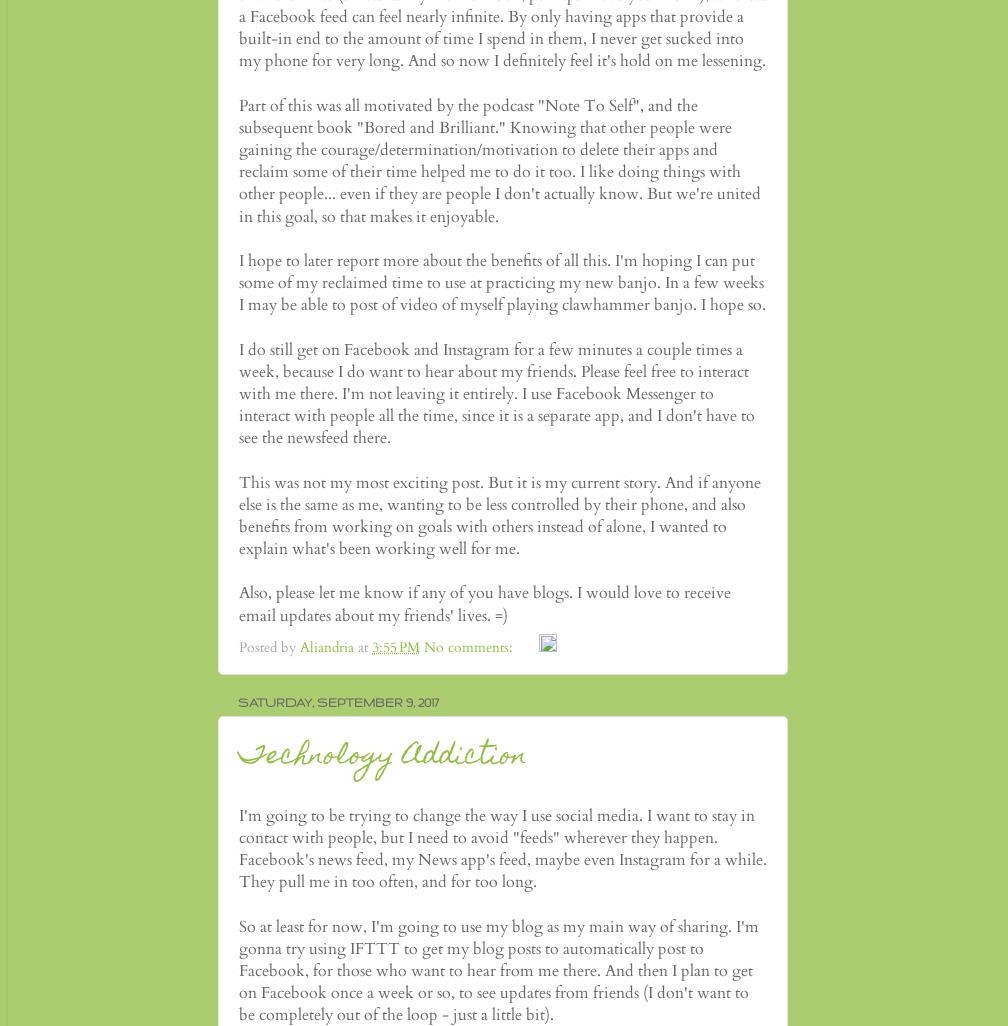 Image resolution: width=1008 pixels, height=1026 pixels. Describe the element at coordinates (499, 159) in the screenshot. I see `'Part of this was all motivated by the podcast "Note To Self", and the subsequent book "Bored and Brilliant." Knowing that other people were gaining the courage/determination/motivation to delete their apps and reclaim some of their time helped me to do it too. I like doing things with other people... even if they are people I don't actually know. But we're united in this goal, so that makes it enjoyable.'` at that location.